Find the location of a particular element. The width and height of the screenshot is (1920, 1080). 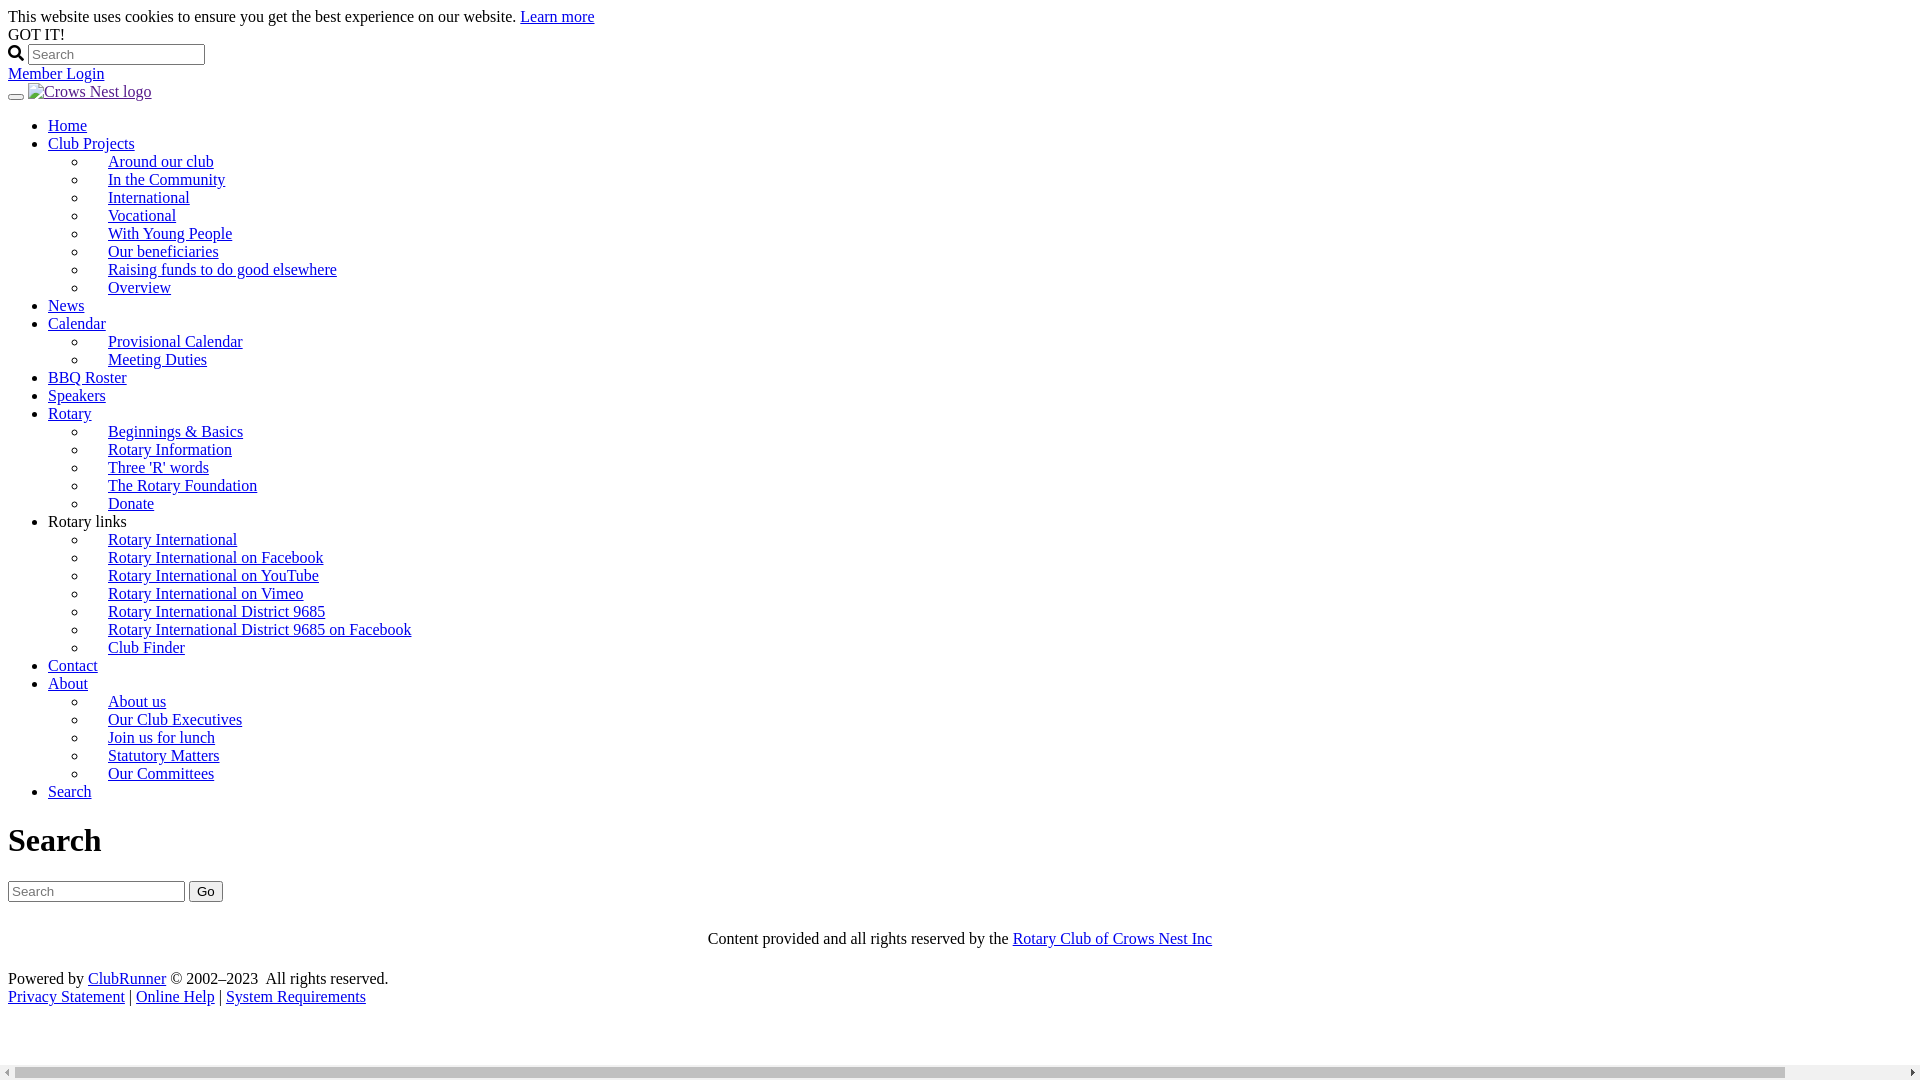

'Calendar' is located at coordinates (48, 322).